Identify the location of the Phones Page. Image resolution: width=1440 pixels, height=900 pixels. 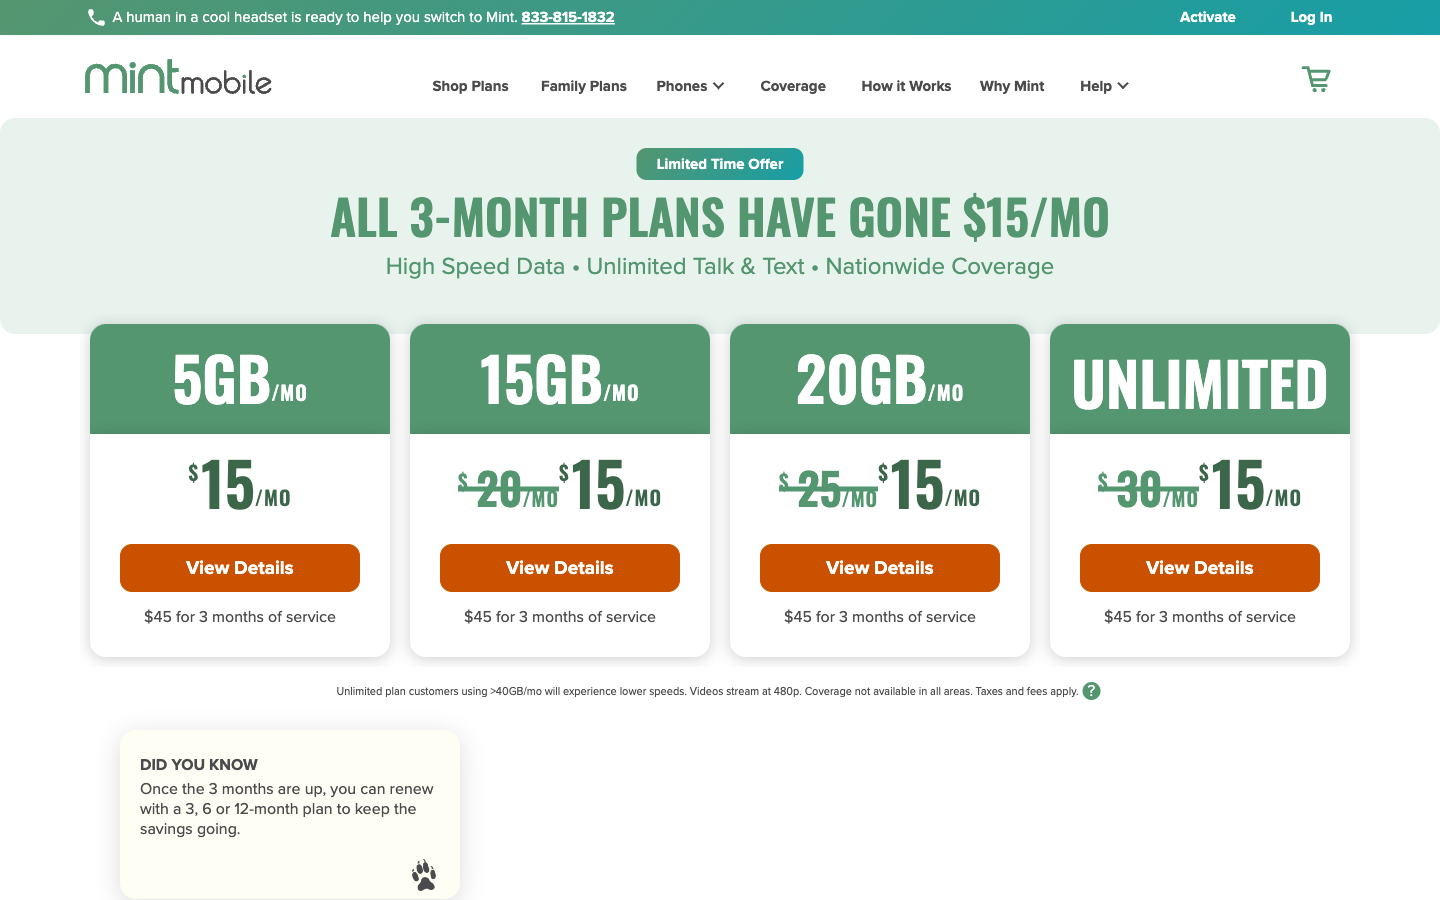
(675, 88).